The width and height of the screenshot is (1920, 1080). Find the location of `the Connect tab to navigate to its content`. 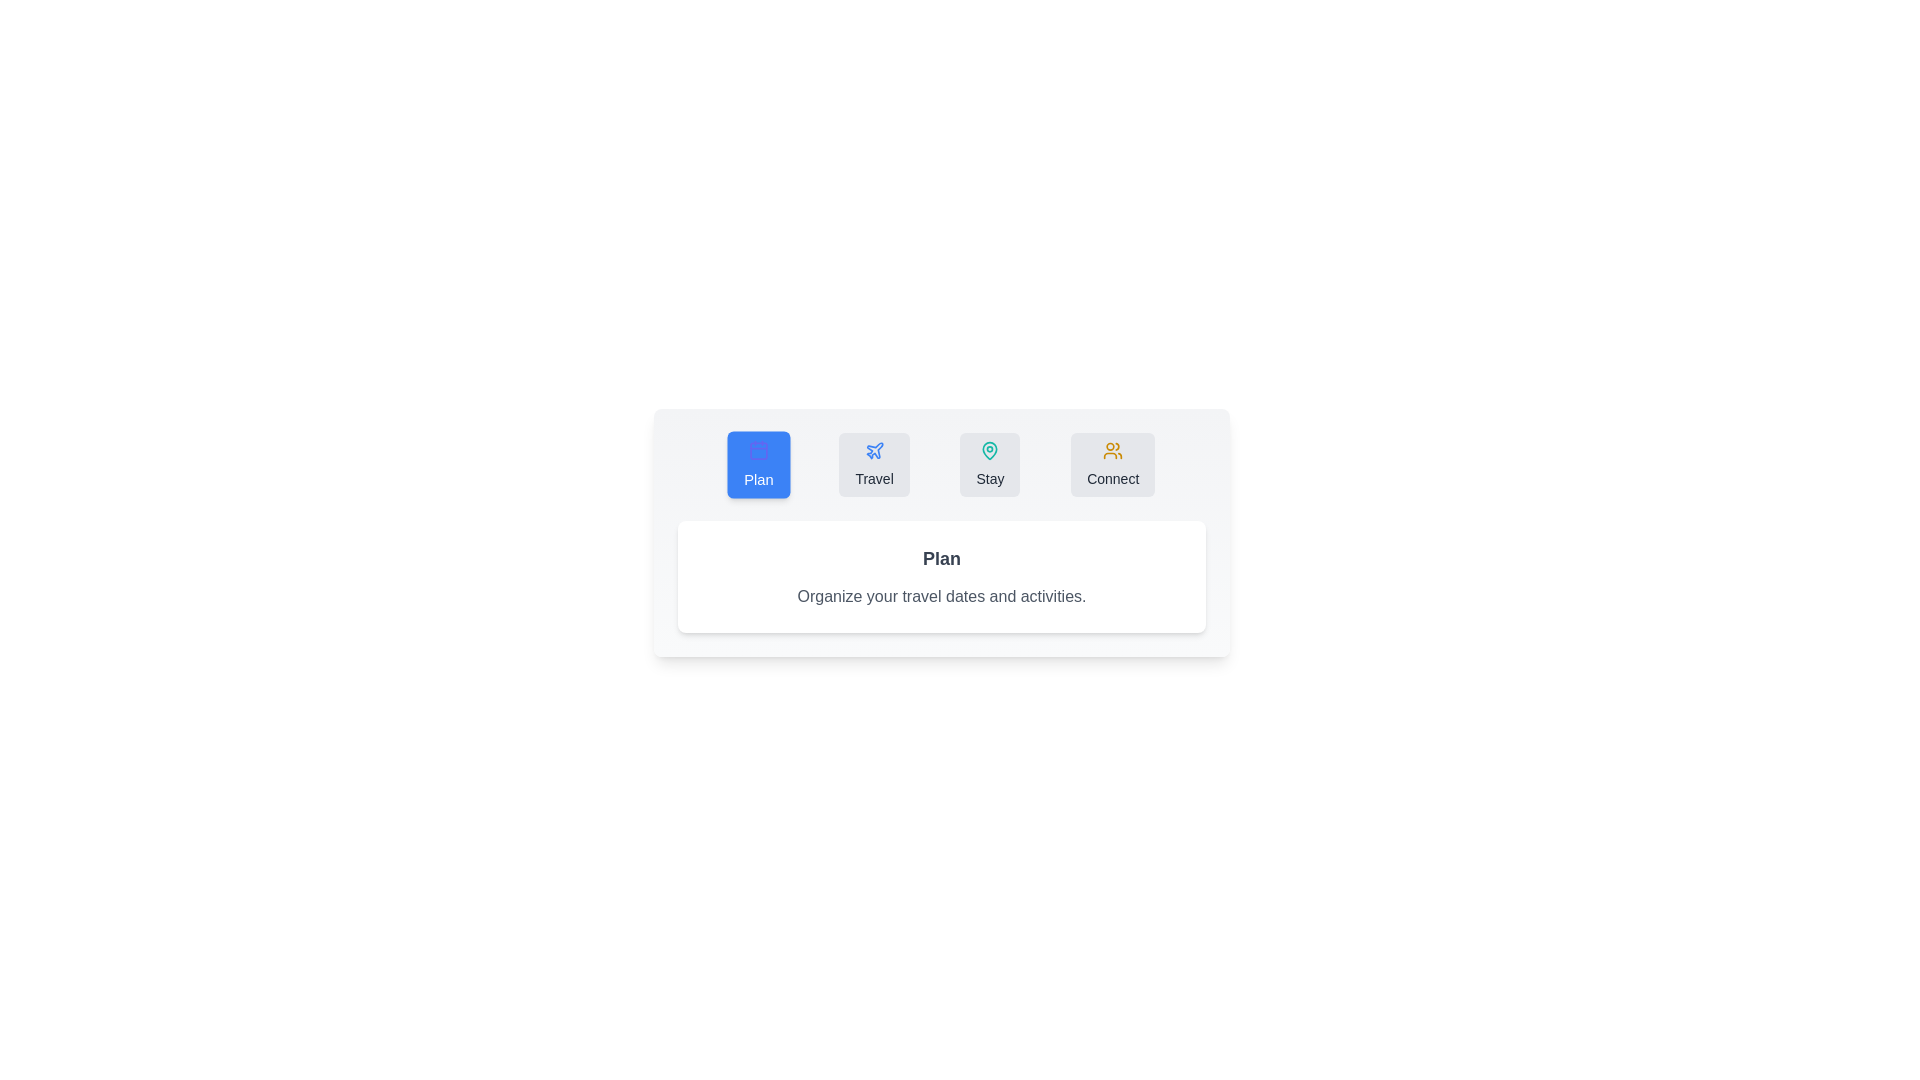

the Connect tab to navigate to its content is located at coordinates (1112, 465).